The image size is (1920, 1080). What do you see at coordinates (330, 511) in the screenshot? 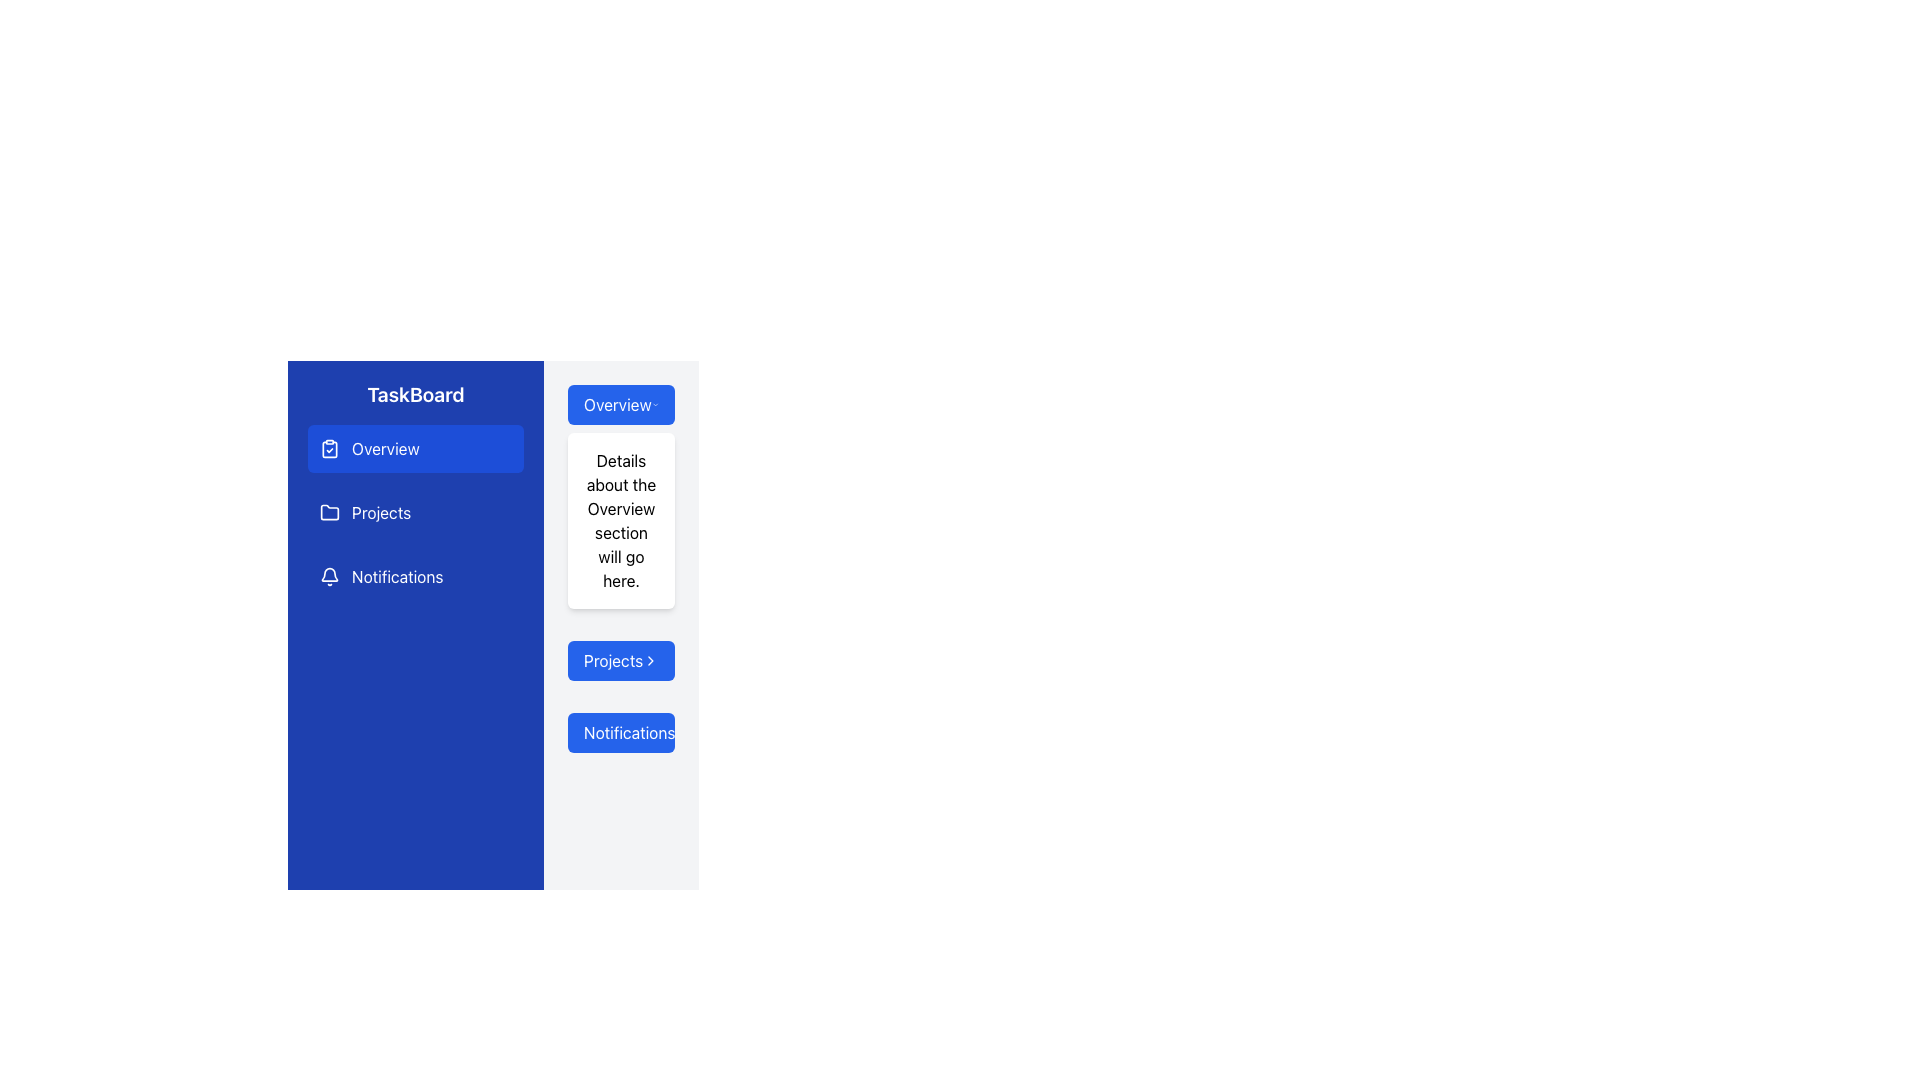
I see `the stylized blue folder icon located next to the 'Projects' label in the left navigation panel` at bounding box center [330, 511].